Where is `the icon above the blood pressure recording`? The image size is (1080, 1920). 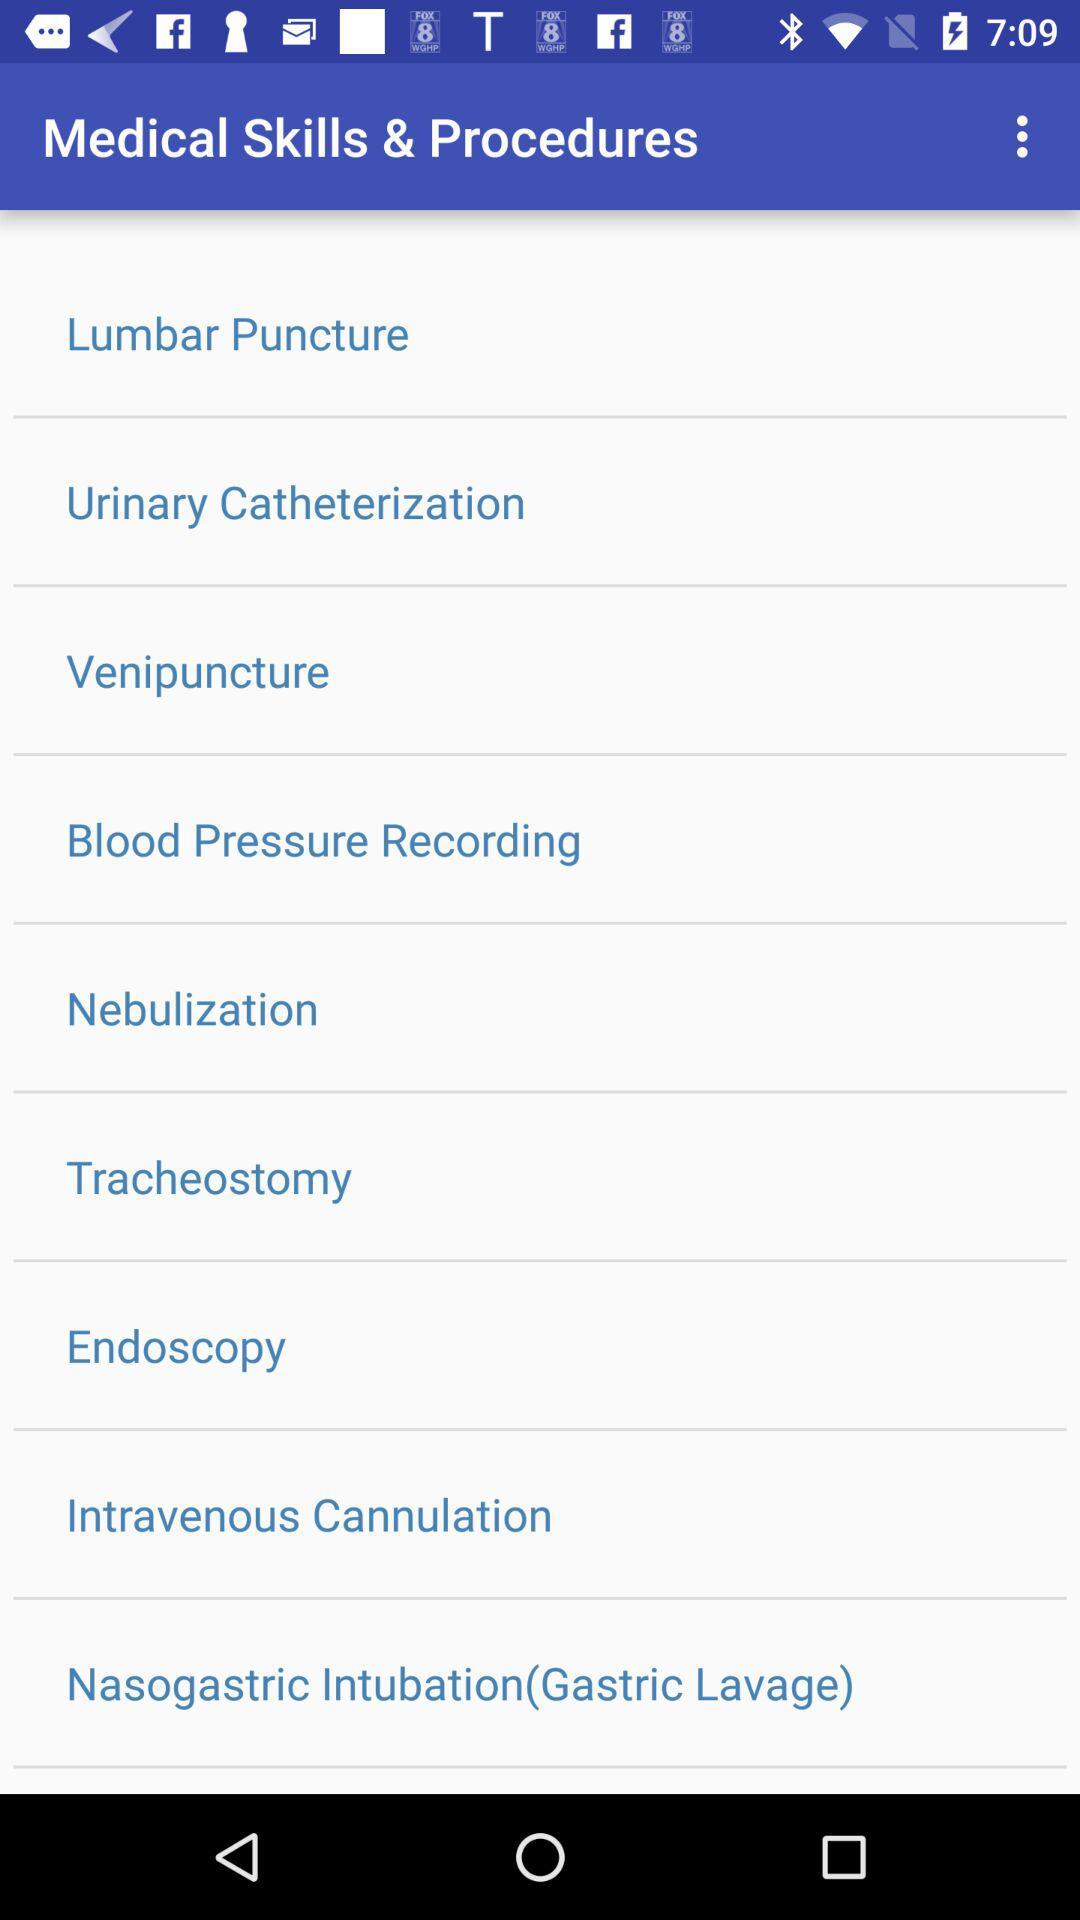 the icon above the blood pressure recording is located at coordinates (540, 670).